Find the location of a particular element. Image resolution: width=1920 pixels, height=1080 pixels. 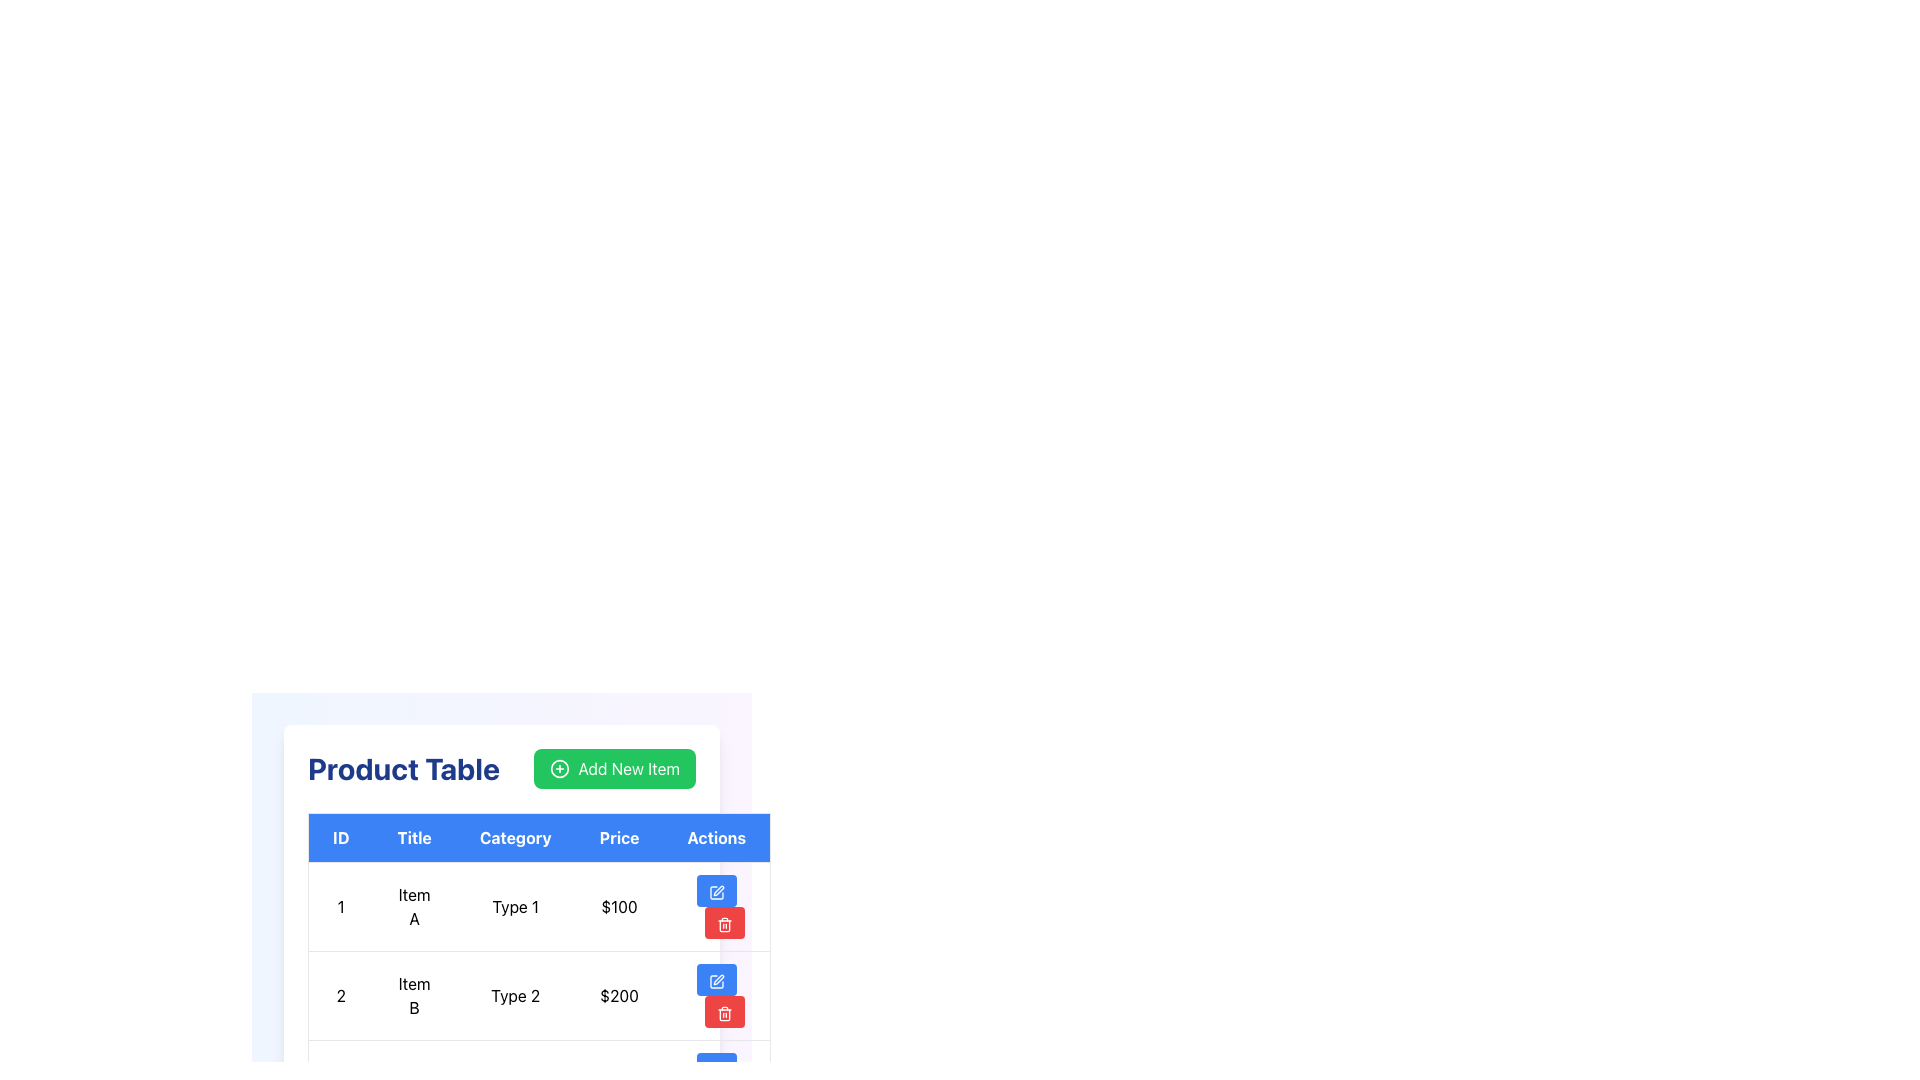

the blue rounded rectangular button with a pencil icon located in the 'Actions' column of the second row of the product information table is located at coordinates (715, 978).